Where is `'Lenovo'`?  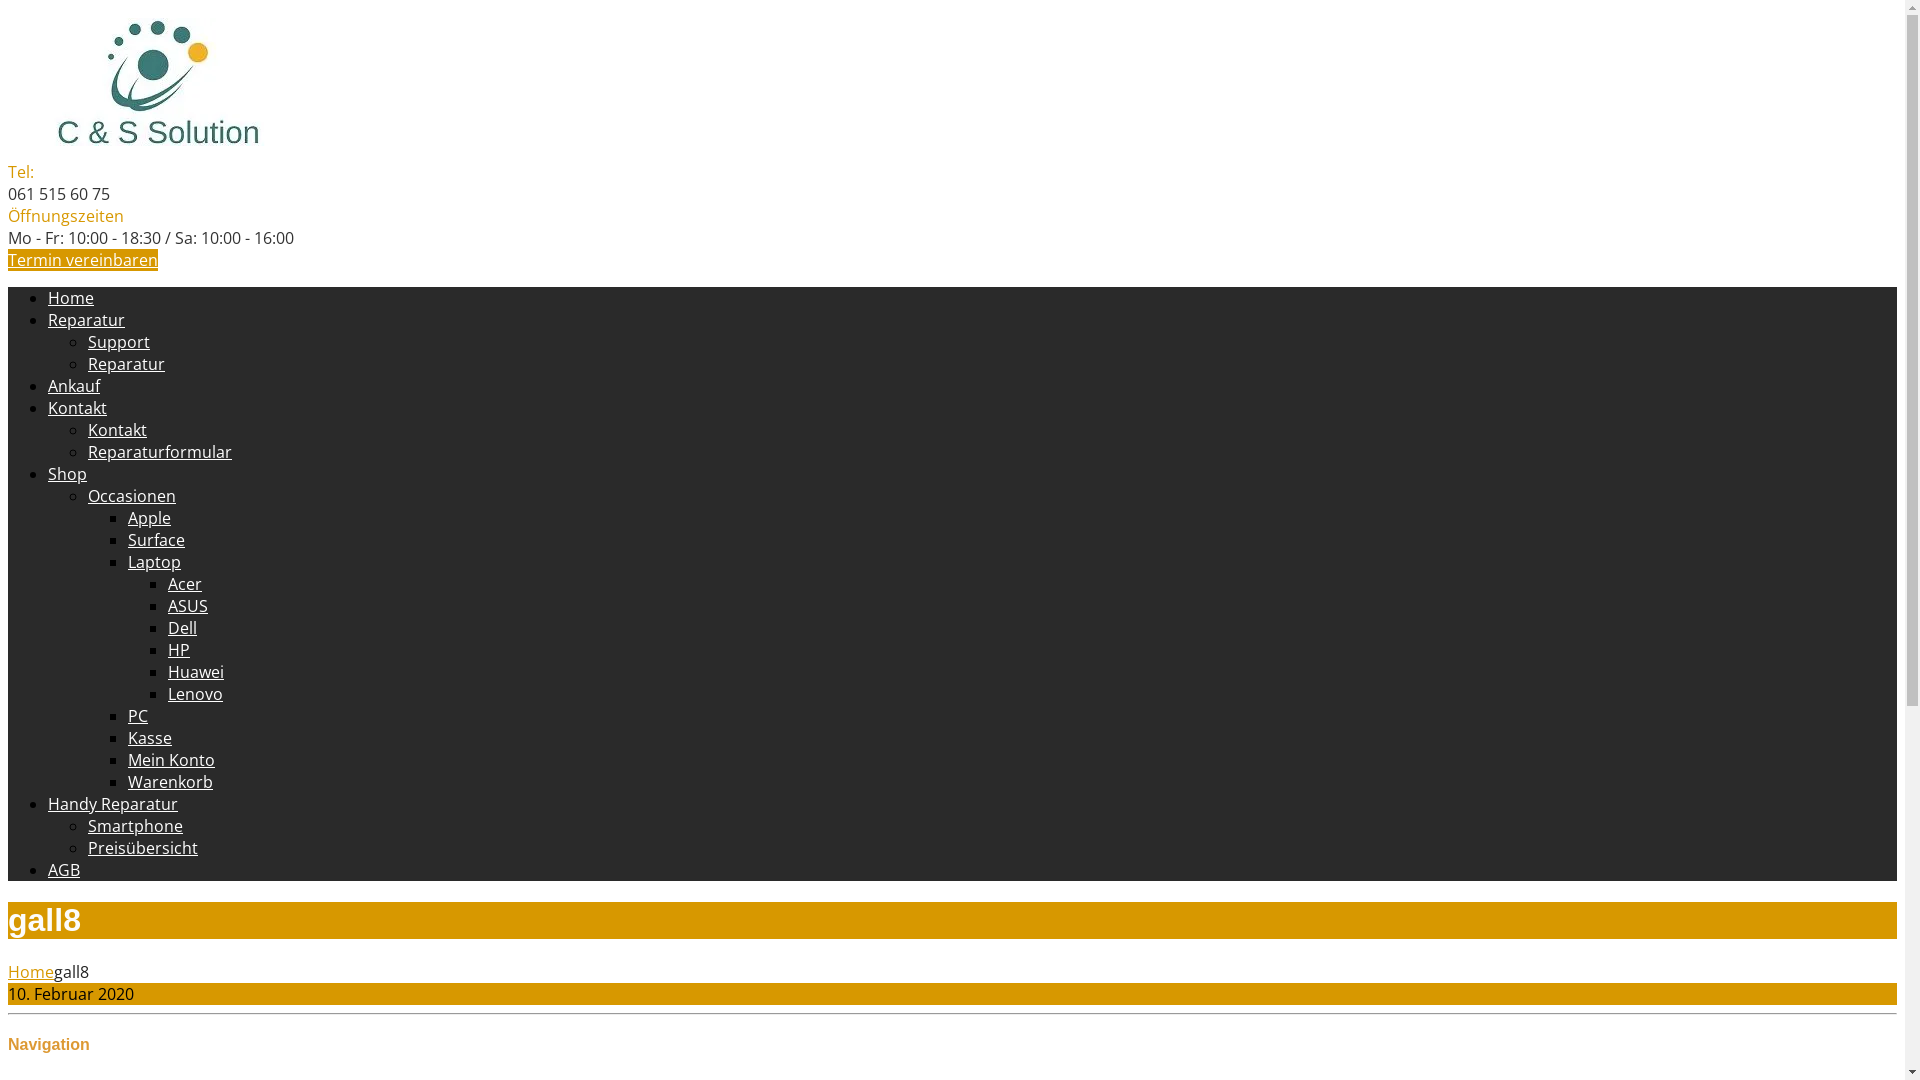
'Lenovo' is located at coordinates (195, 693).